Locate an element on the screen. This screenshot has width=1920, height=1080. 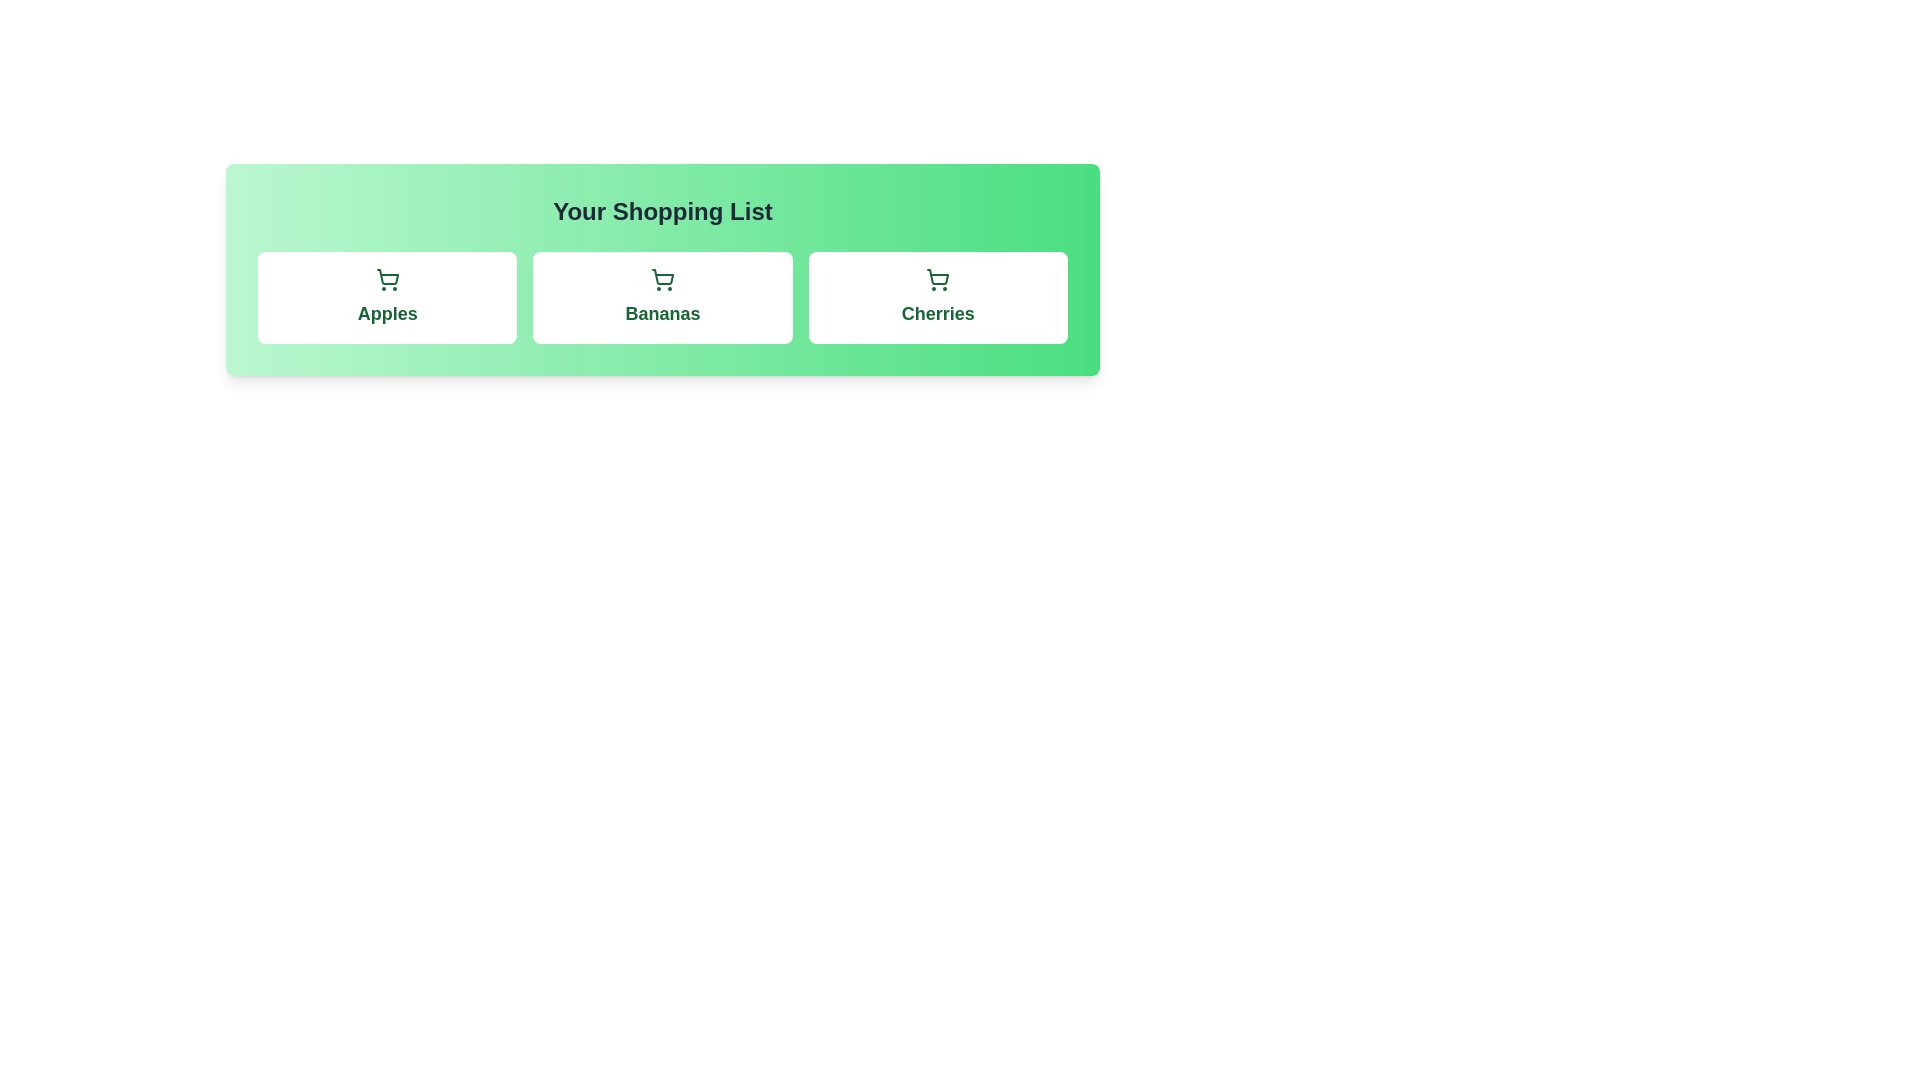
the item Bananas in the shopping list is located at coordinates (662, 297).